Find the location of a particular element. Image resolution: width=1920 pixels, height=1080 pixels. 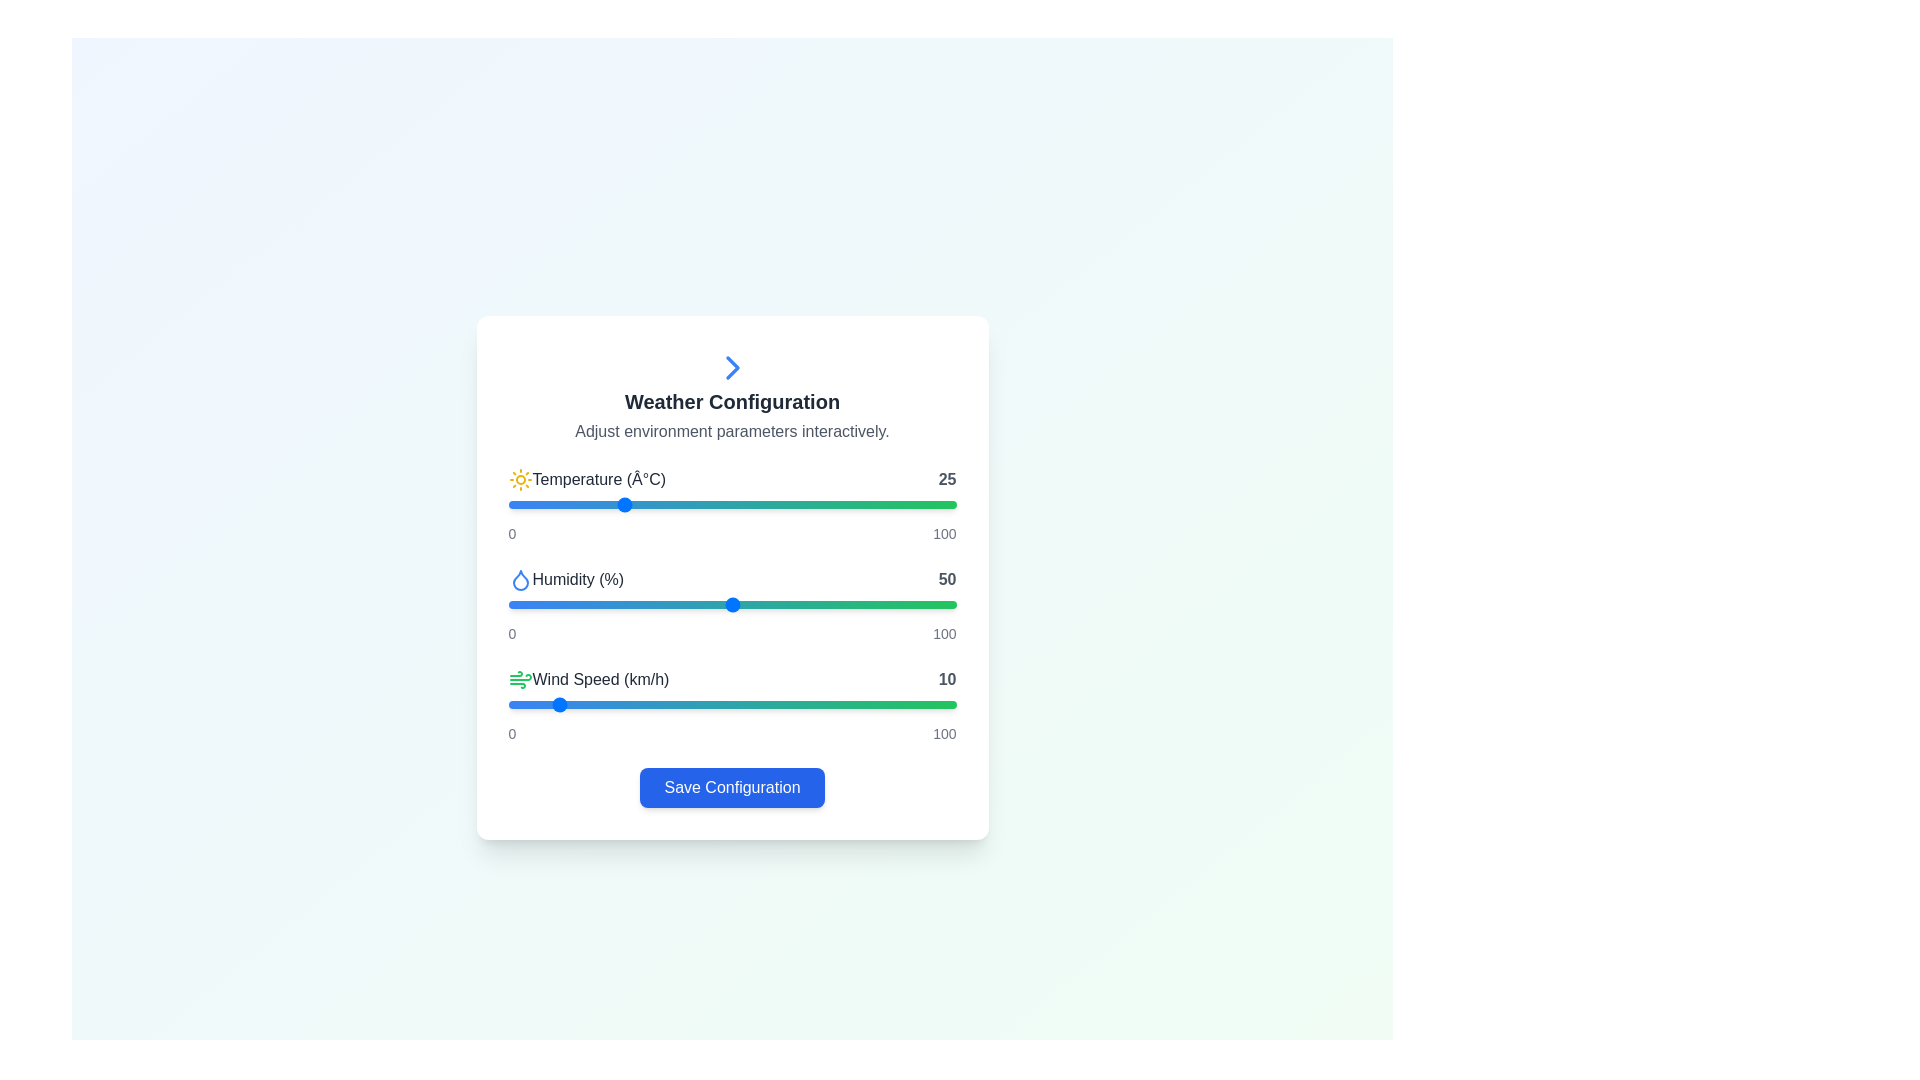

temperature is located at coordinates (735, 504).